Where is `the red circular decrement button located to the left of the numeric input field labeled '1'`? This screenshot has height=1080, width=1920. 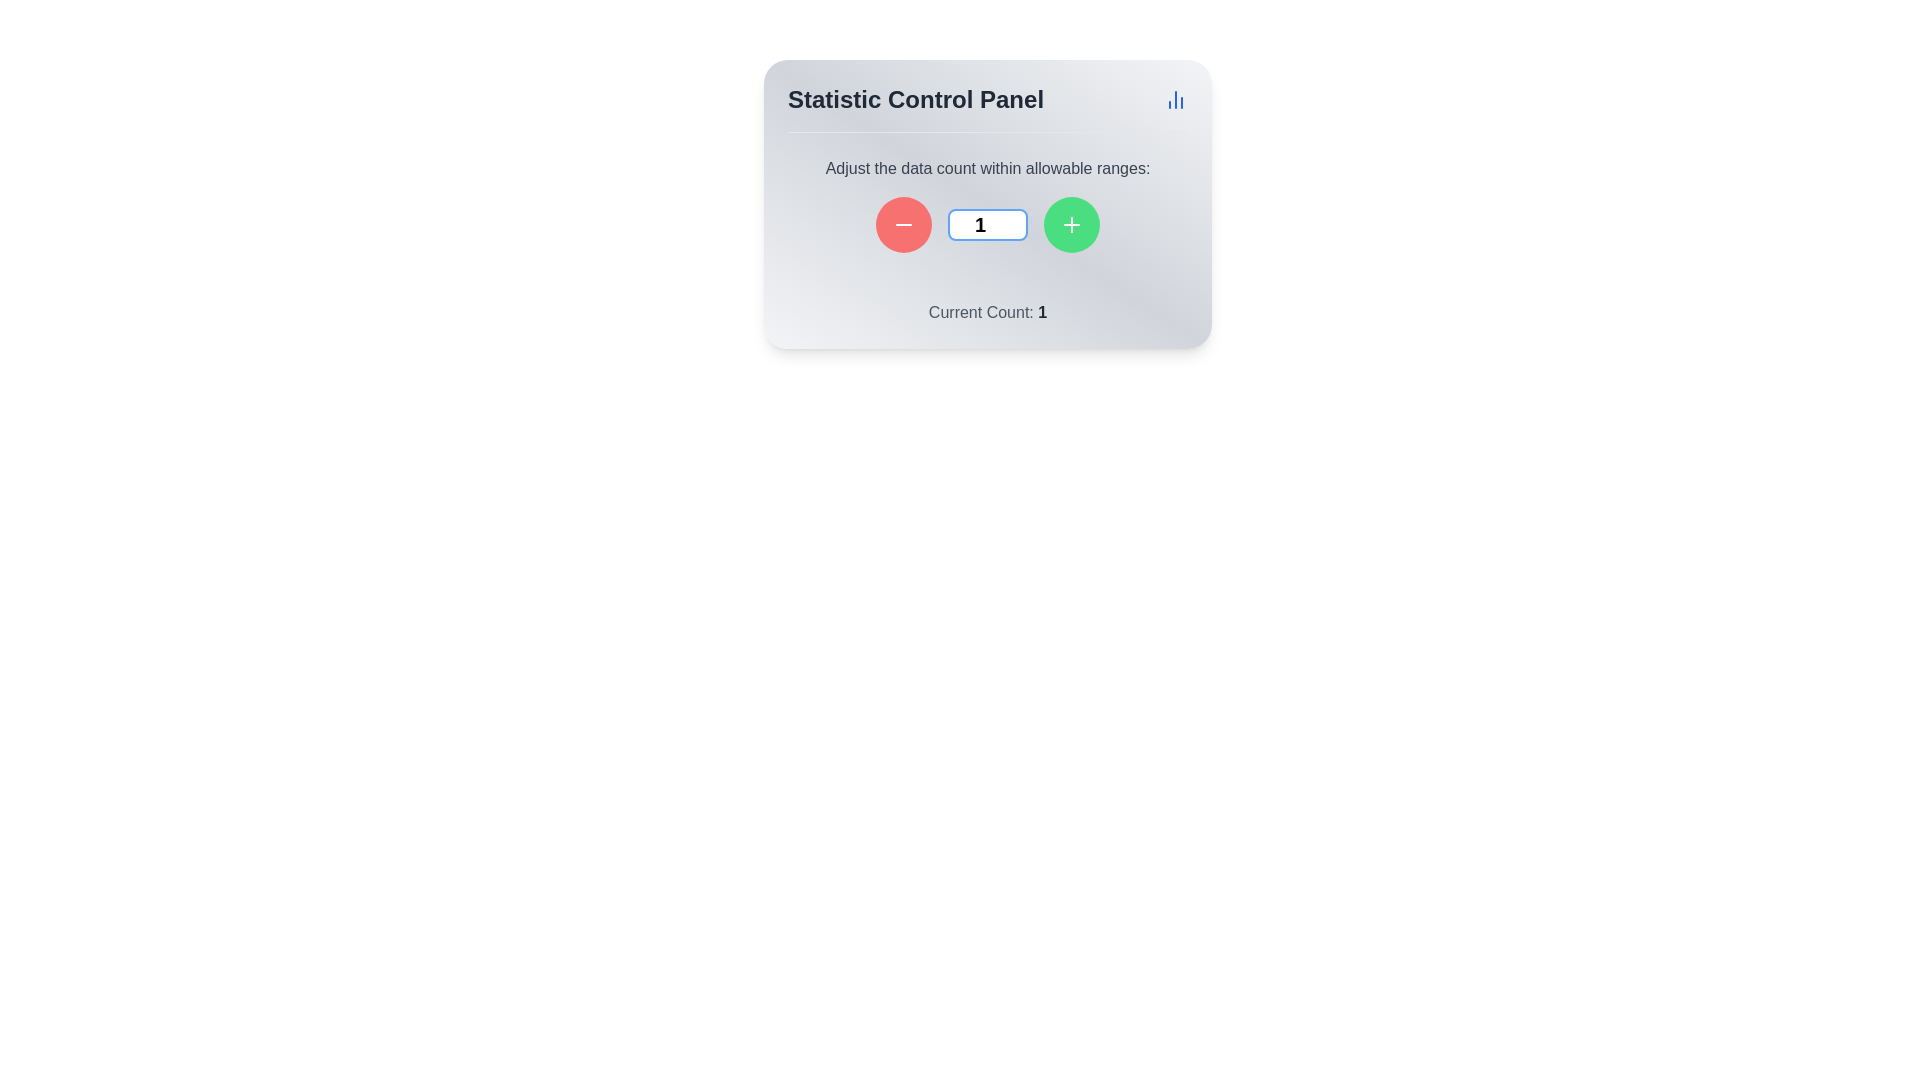 the red circular decrement button located to the left of the numeric input field labeled '1' is located at coordinates (902, 224).